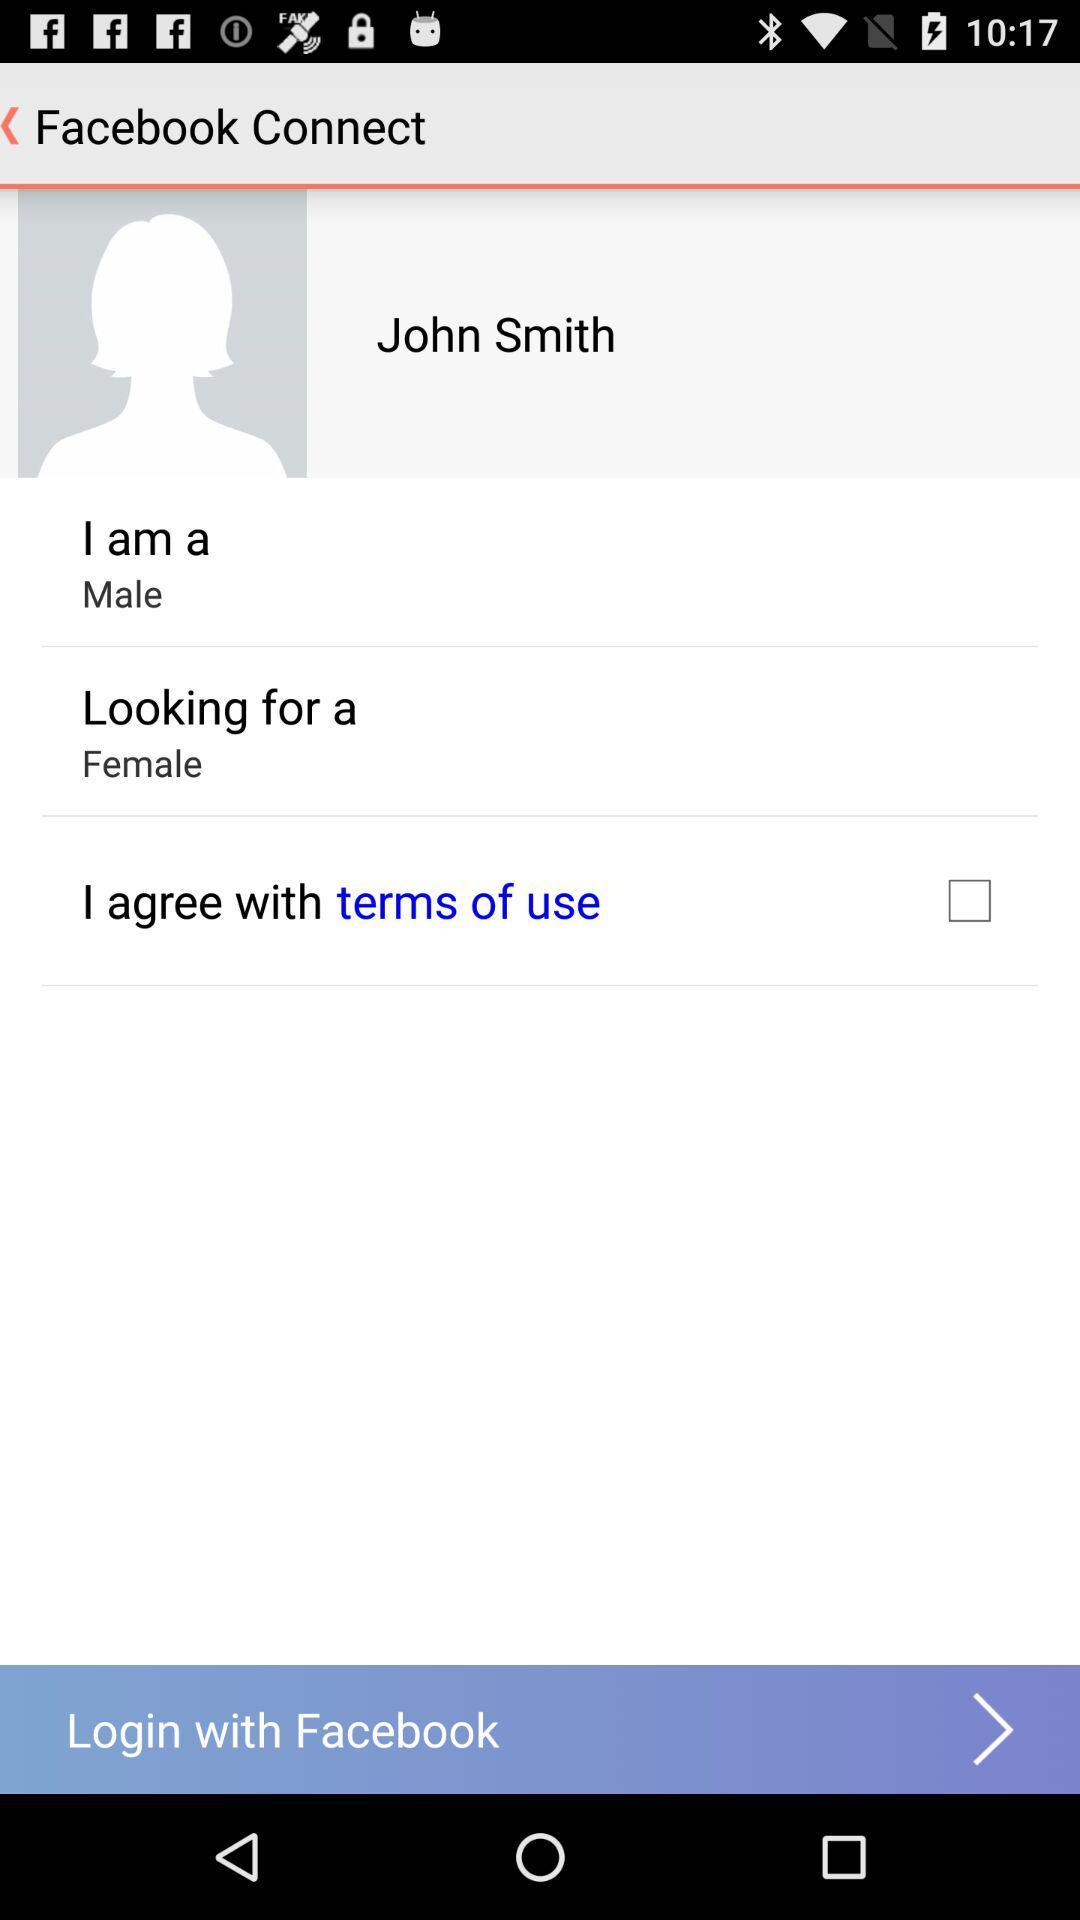 Image resolution: width=1080 pixels, height=1920 pixels. Describe the element at coordinates (141, 761) in the screenshot. I see `app above the i agree with icon` at that location.